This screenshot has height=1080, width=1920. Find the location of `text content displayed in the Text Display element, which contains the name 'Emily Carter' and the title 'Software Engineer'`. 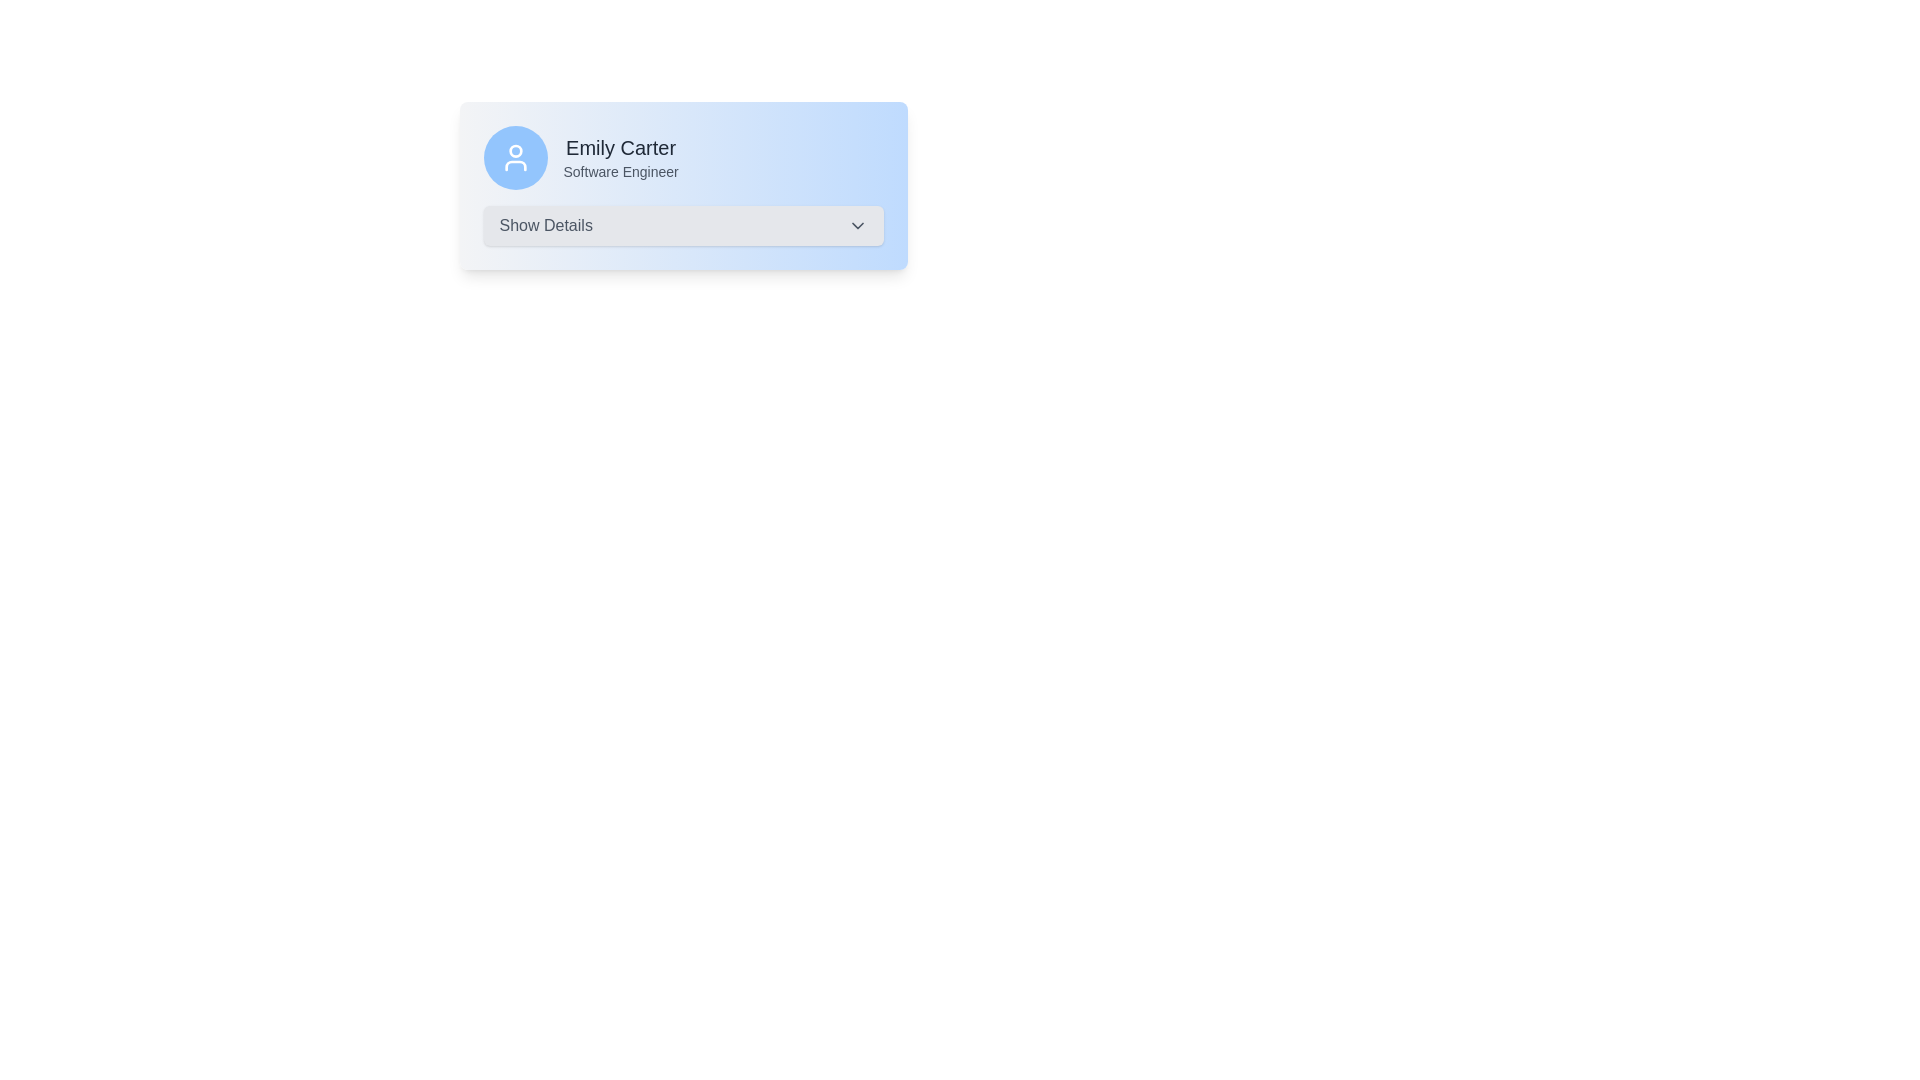

text content displayed in the Text Display element, which contains the name 'Emily Carter' and the title 'Software Engineer' is located at coordinates (620, 157).